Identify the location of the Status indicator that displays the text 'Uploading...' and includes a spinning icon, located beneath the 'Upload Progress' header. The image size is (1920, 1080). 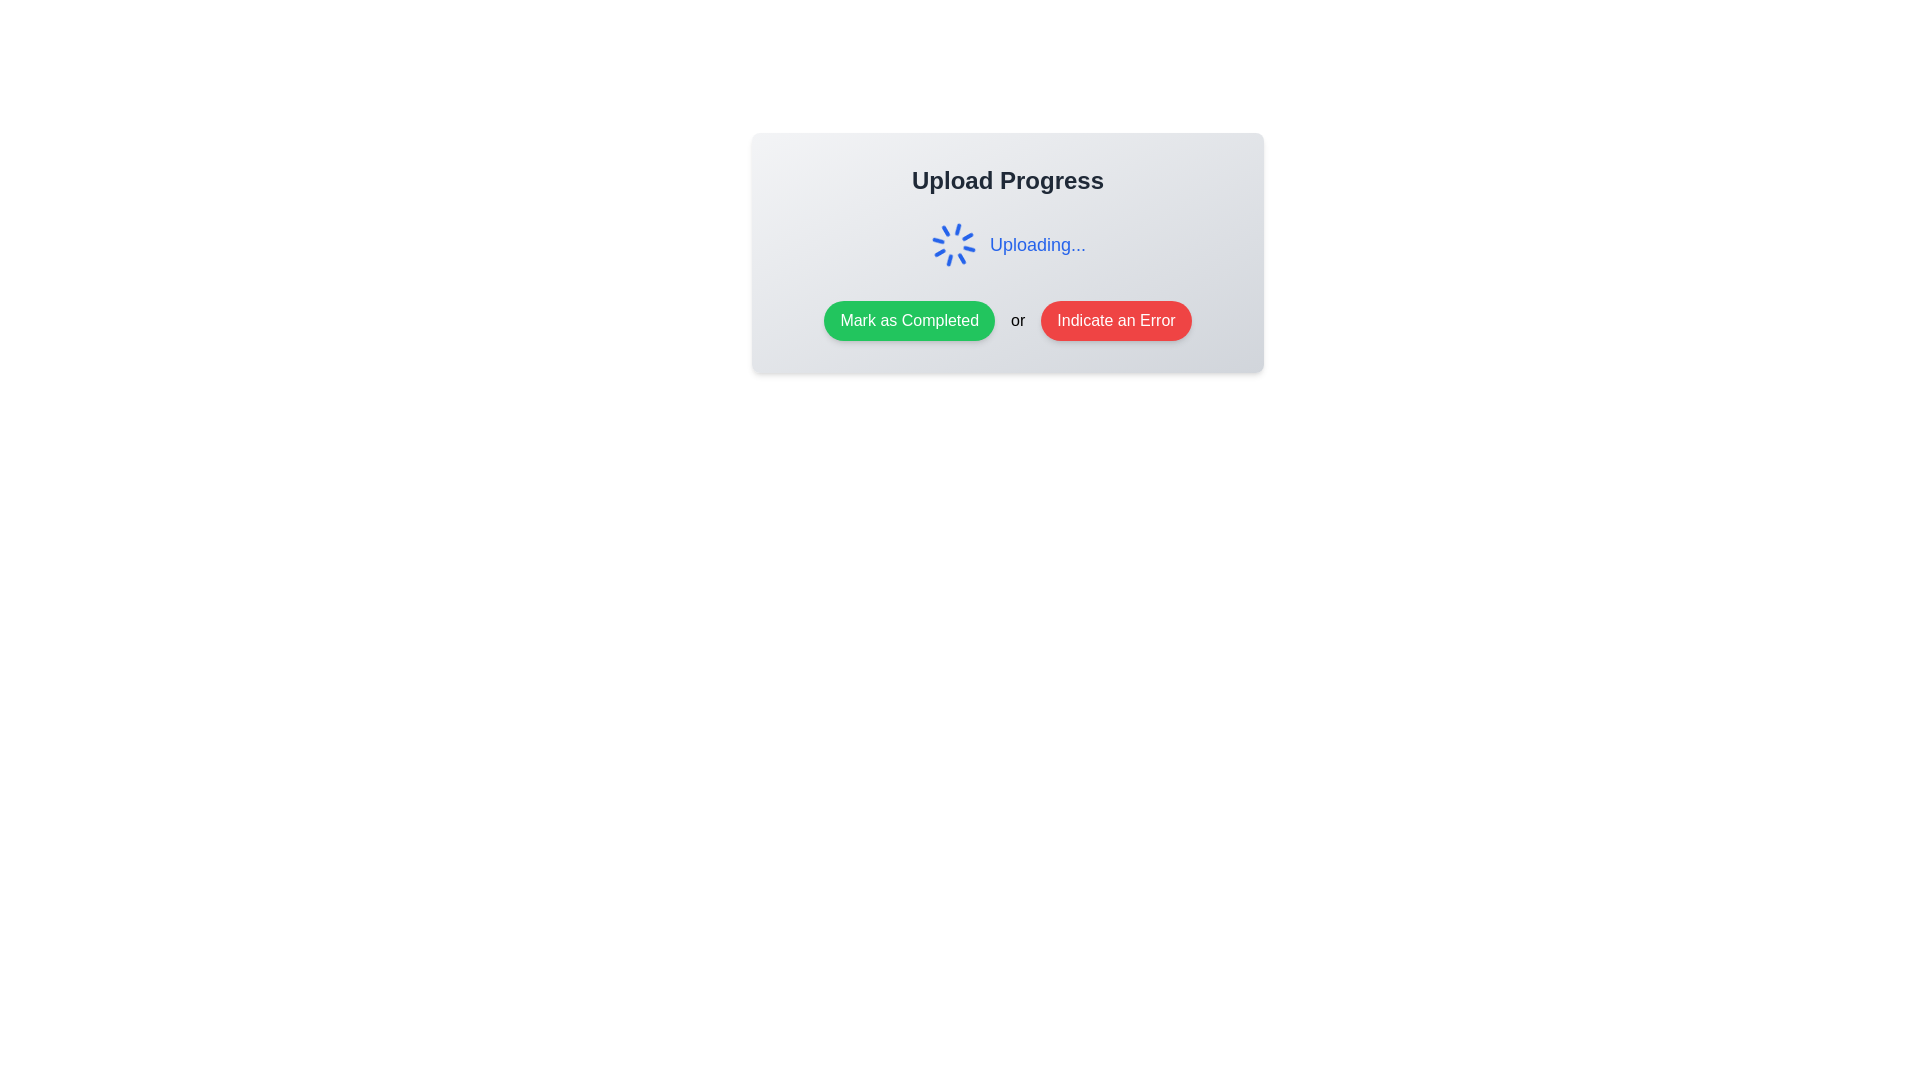
(1008, 244).